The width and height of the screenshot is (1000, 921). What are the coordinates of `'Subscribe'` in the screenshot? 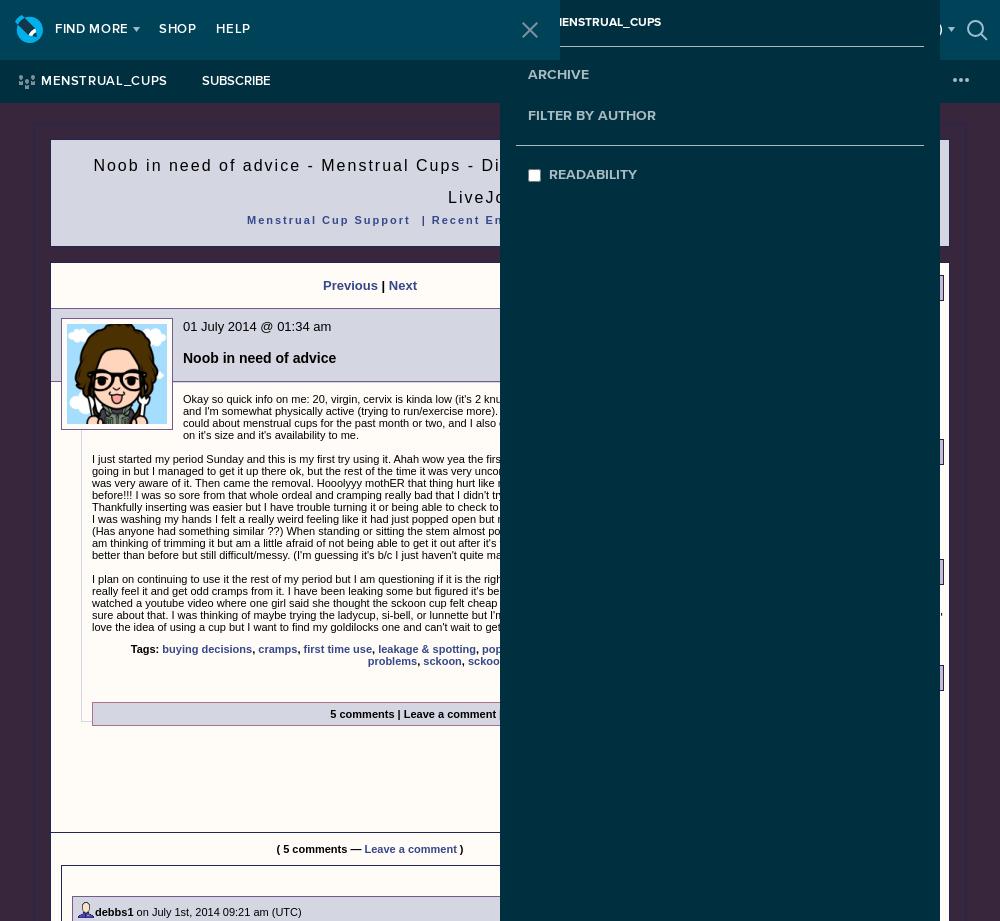 It's located at (235, 81).